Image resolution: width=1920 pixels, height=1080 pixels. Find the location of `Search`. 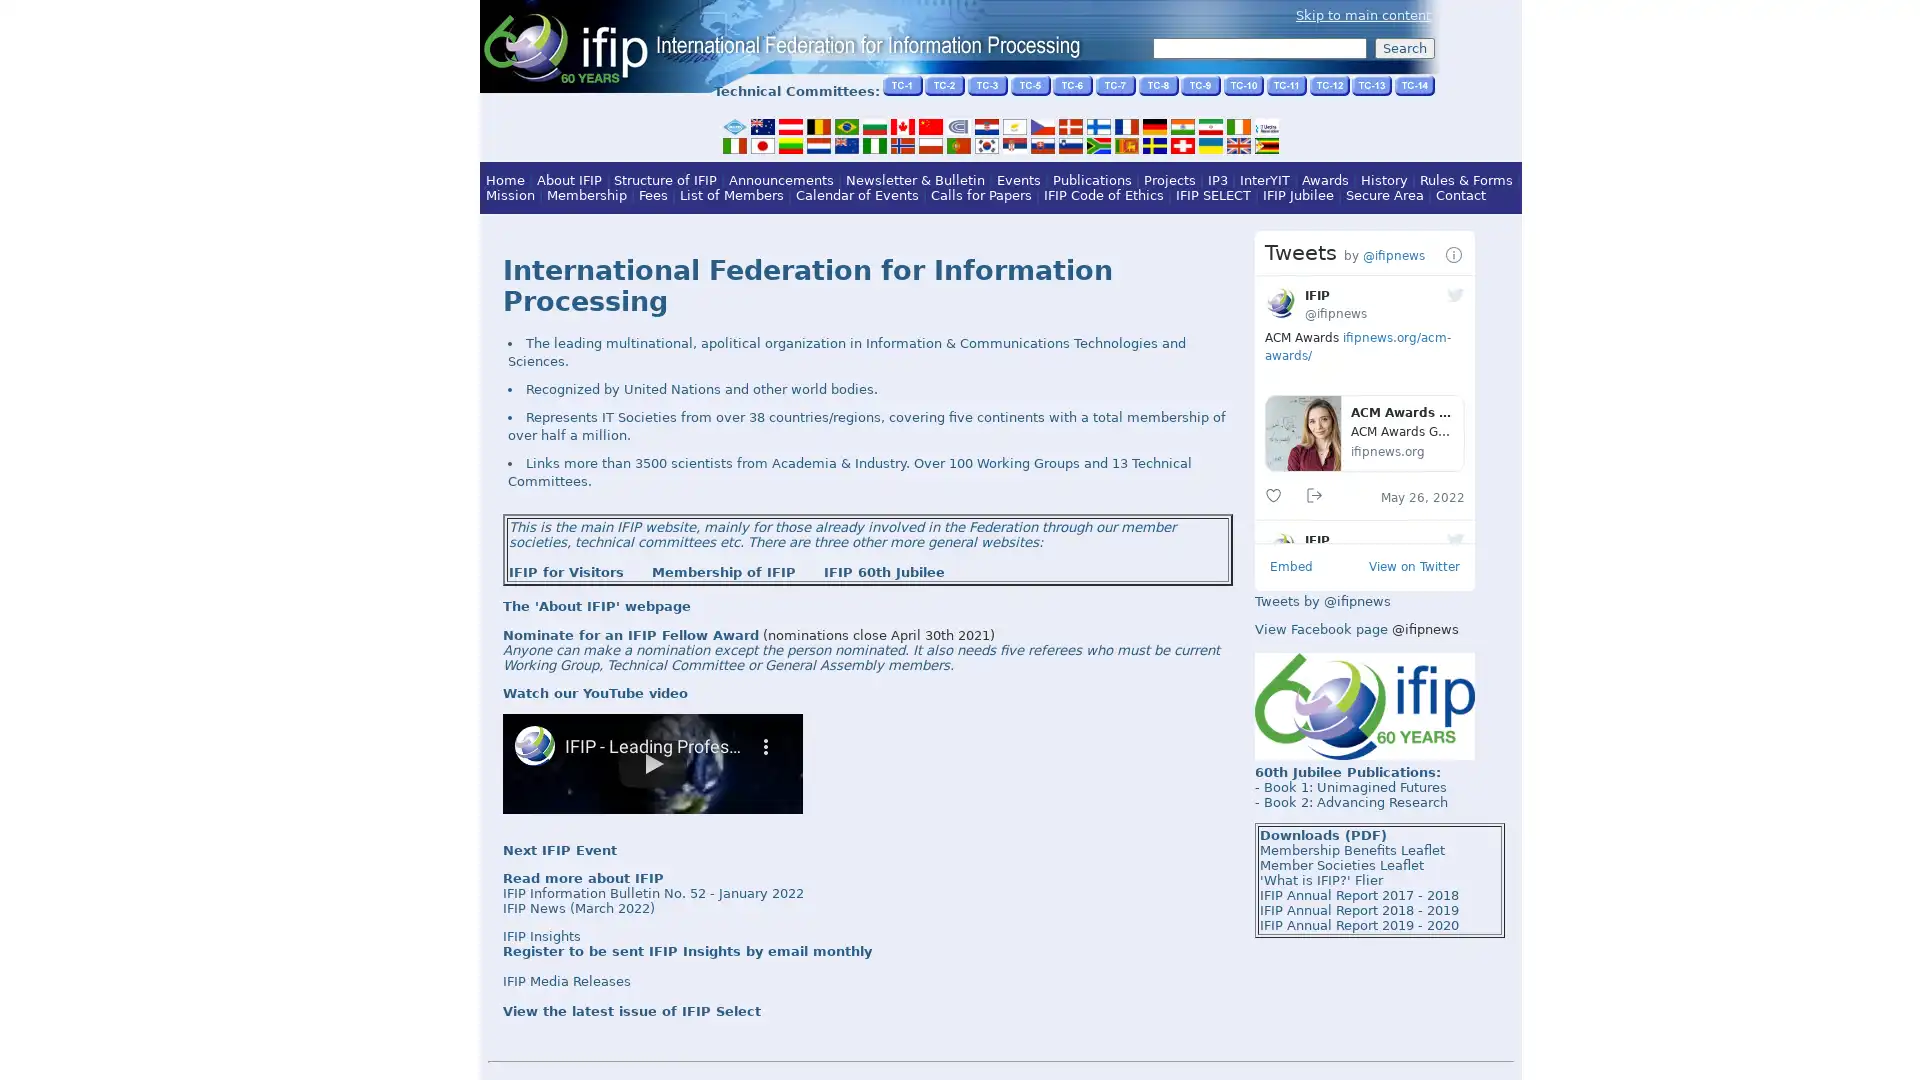

Search is located at coordinates (1404, 46).